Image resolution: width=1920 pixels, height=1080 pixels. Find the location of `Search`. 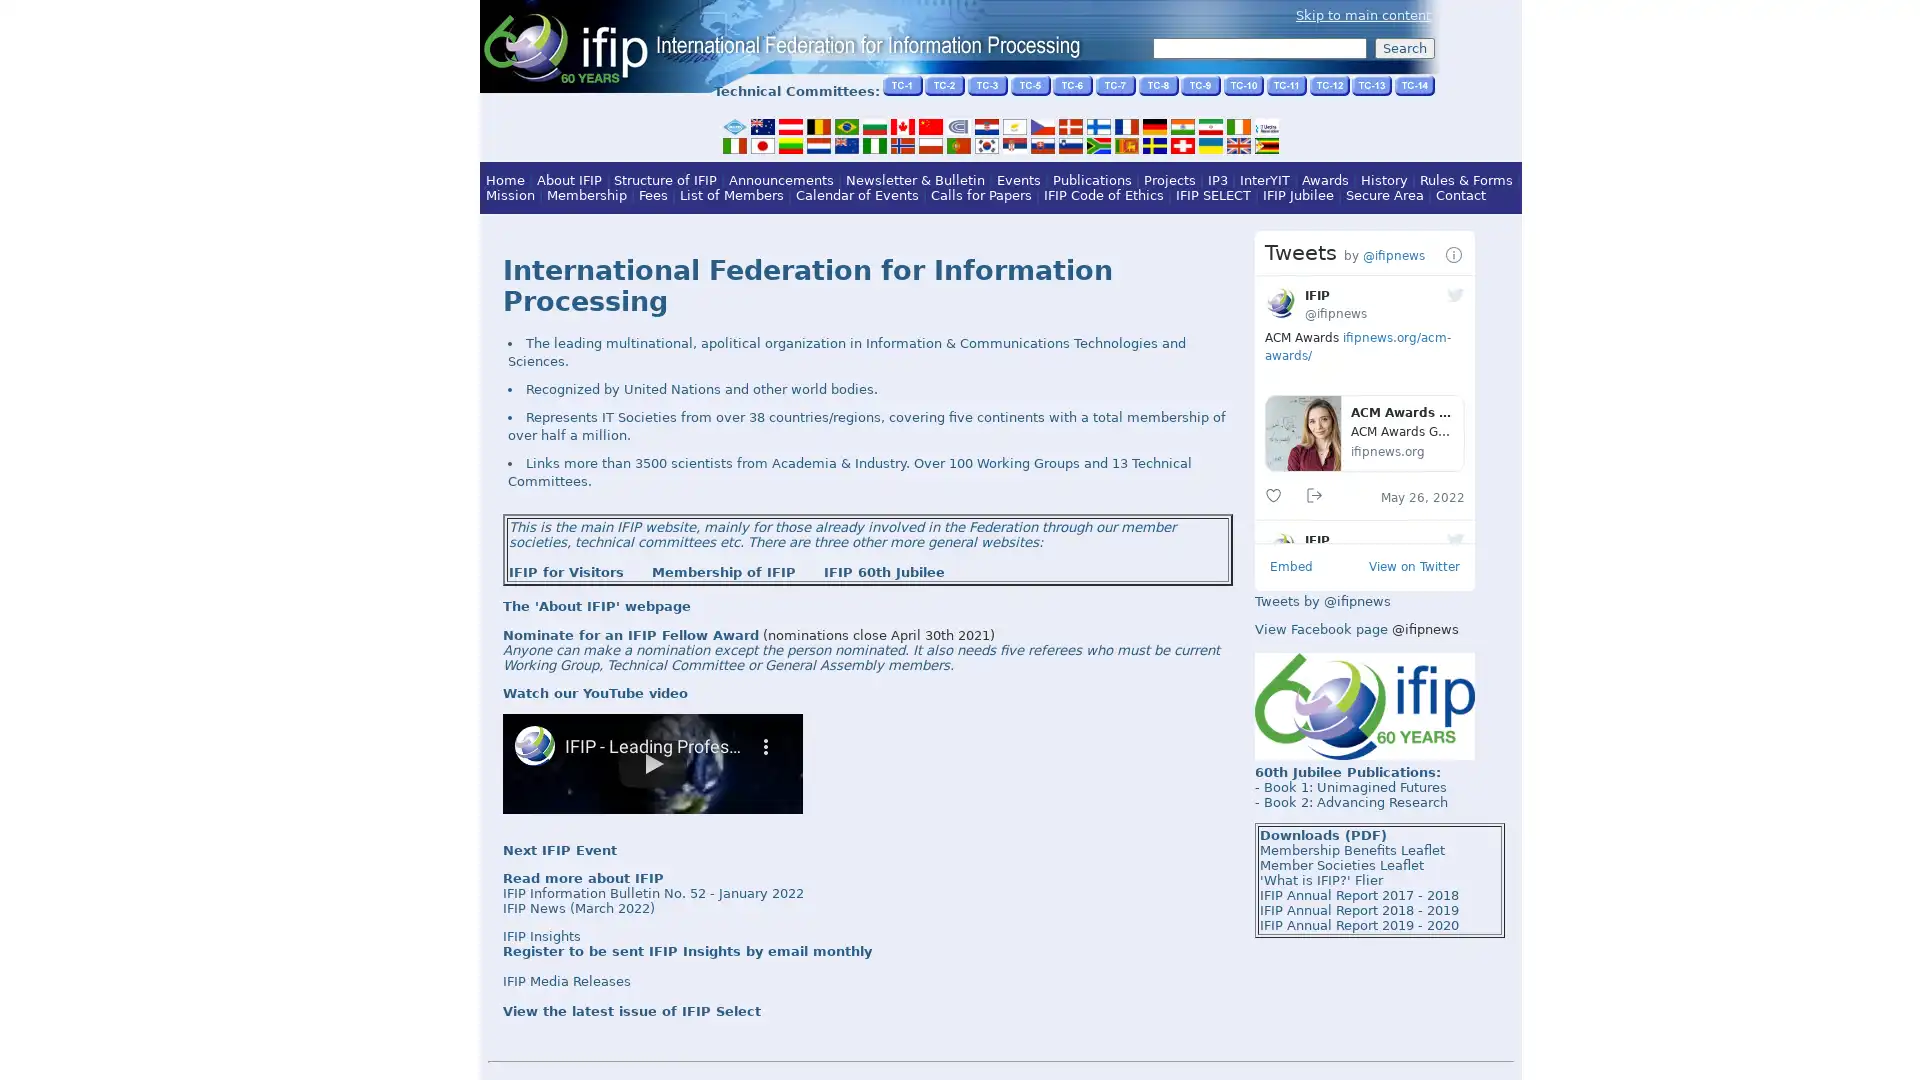

Search is located at coordinates (1404, 46).